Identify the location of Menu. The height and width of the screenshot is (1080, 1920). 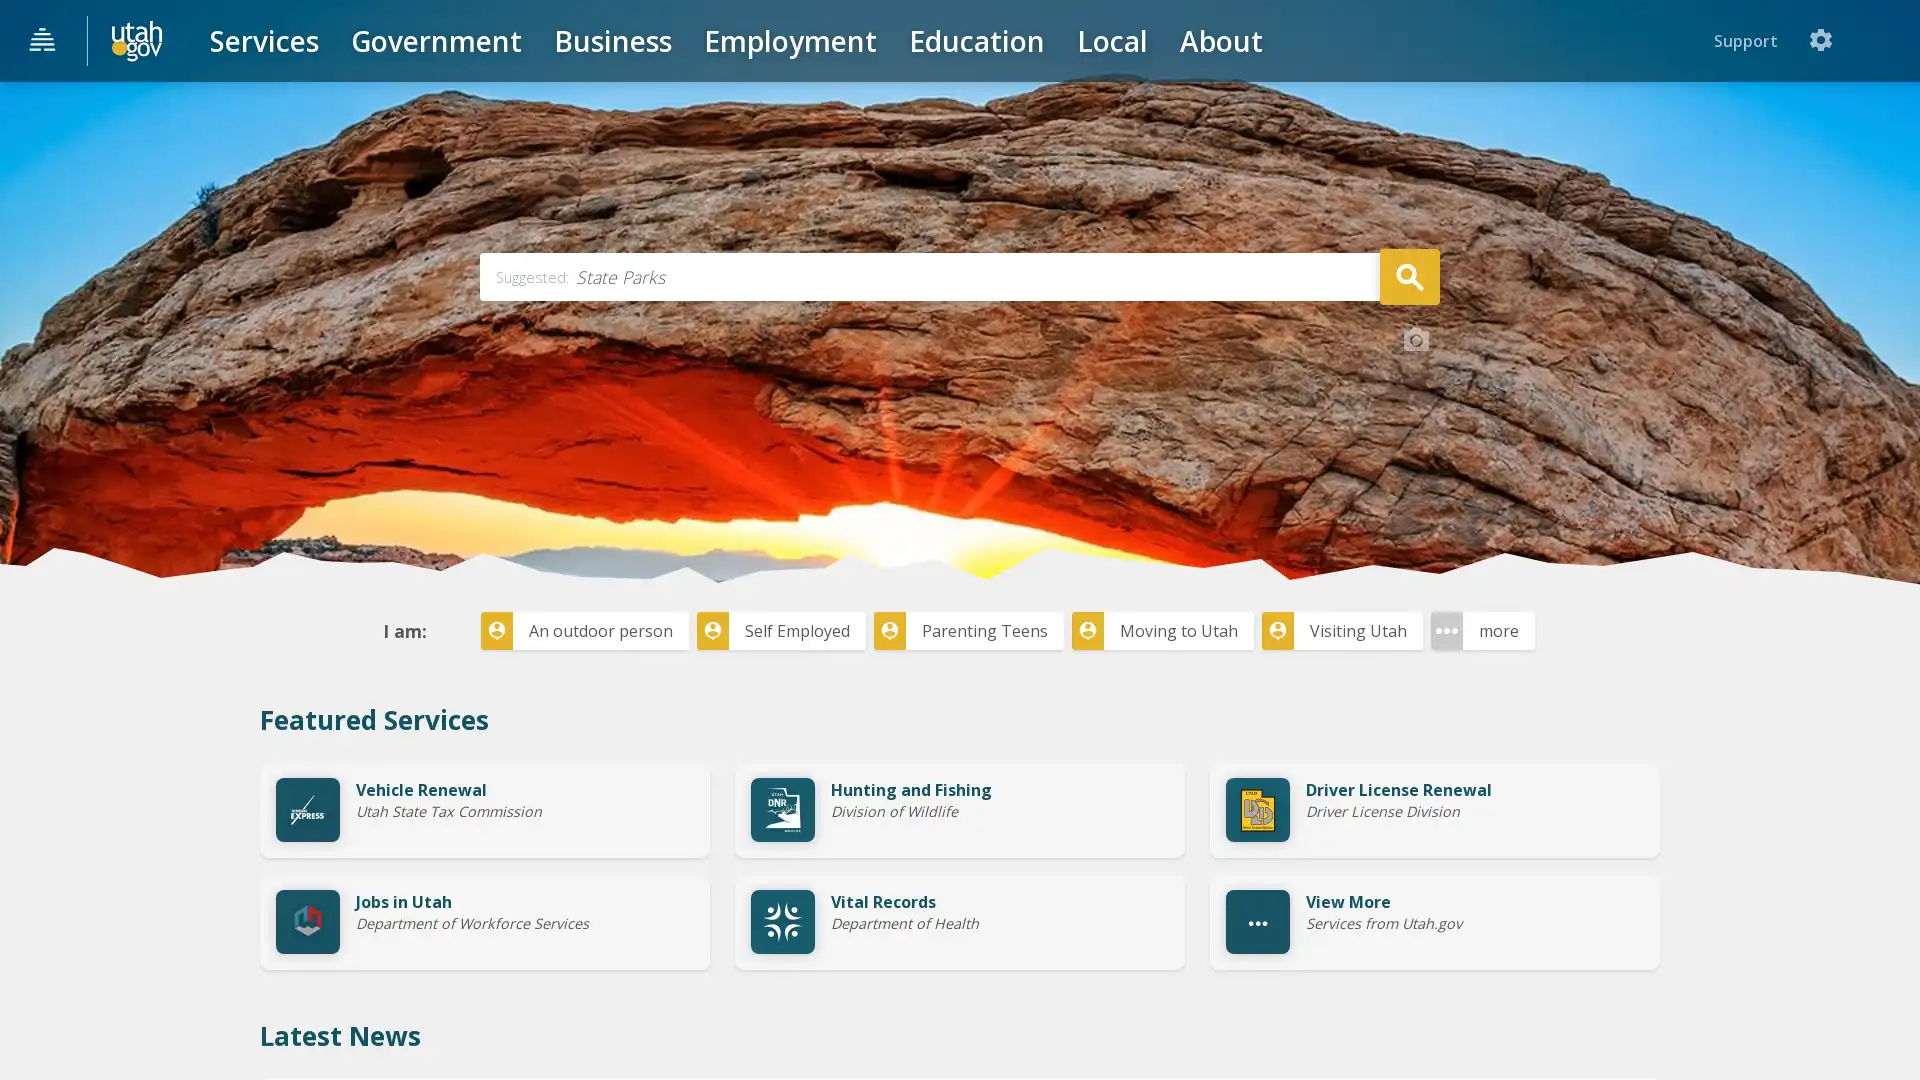
(43, 41).